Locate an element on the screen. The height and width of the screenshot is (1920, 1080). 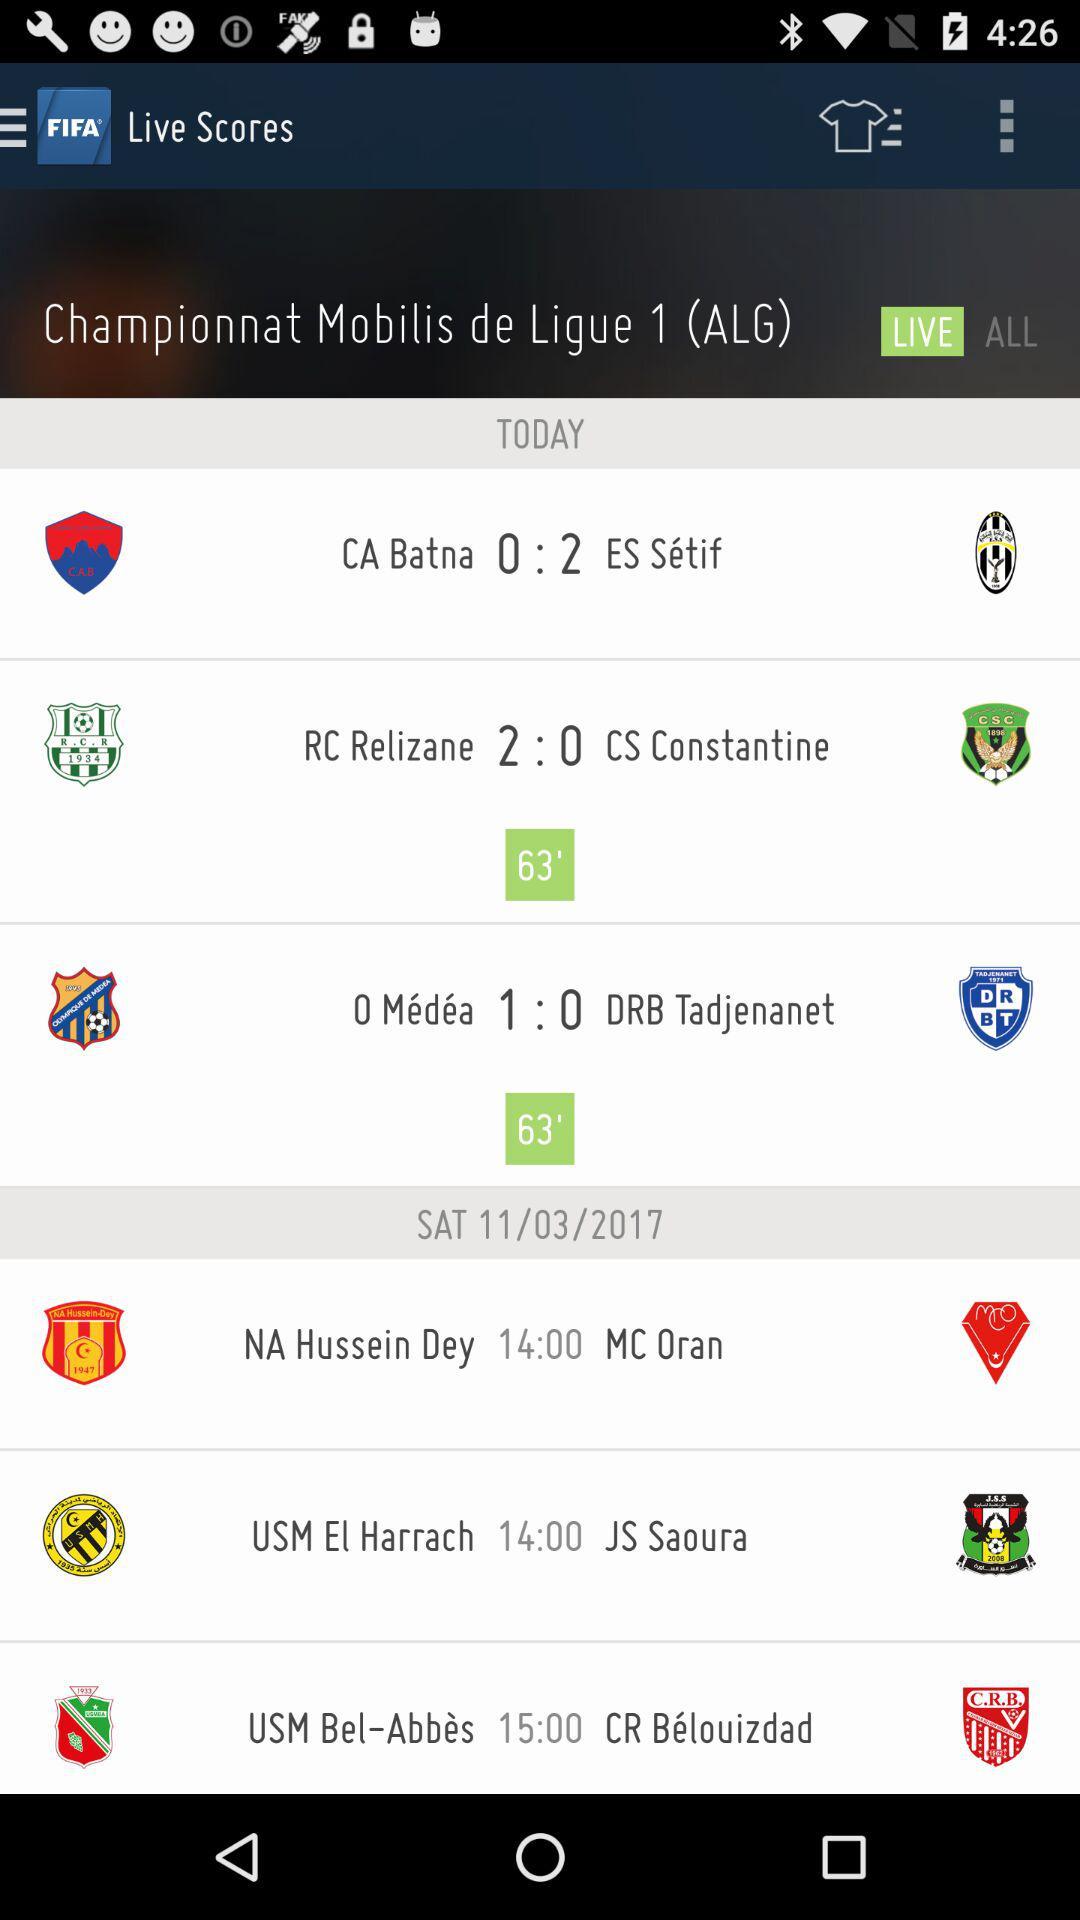
the sat 11 03 is located at coordinates (540, 1223).